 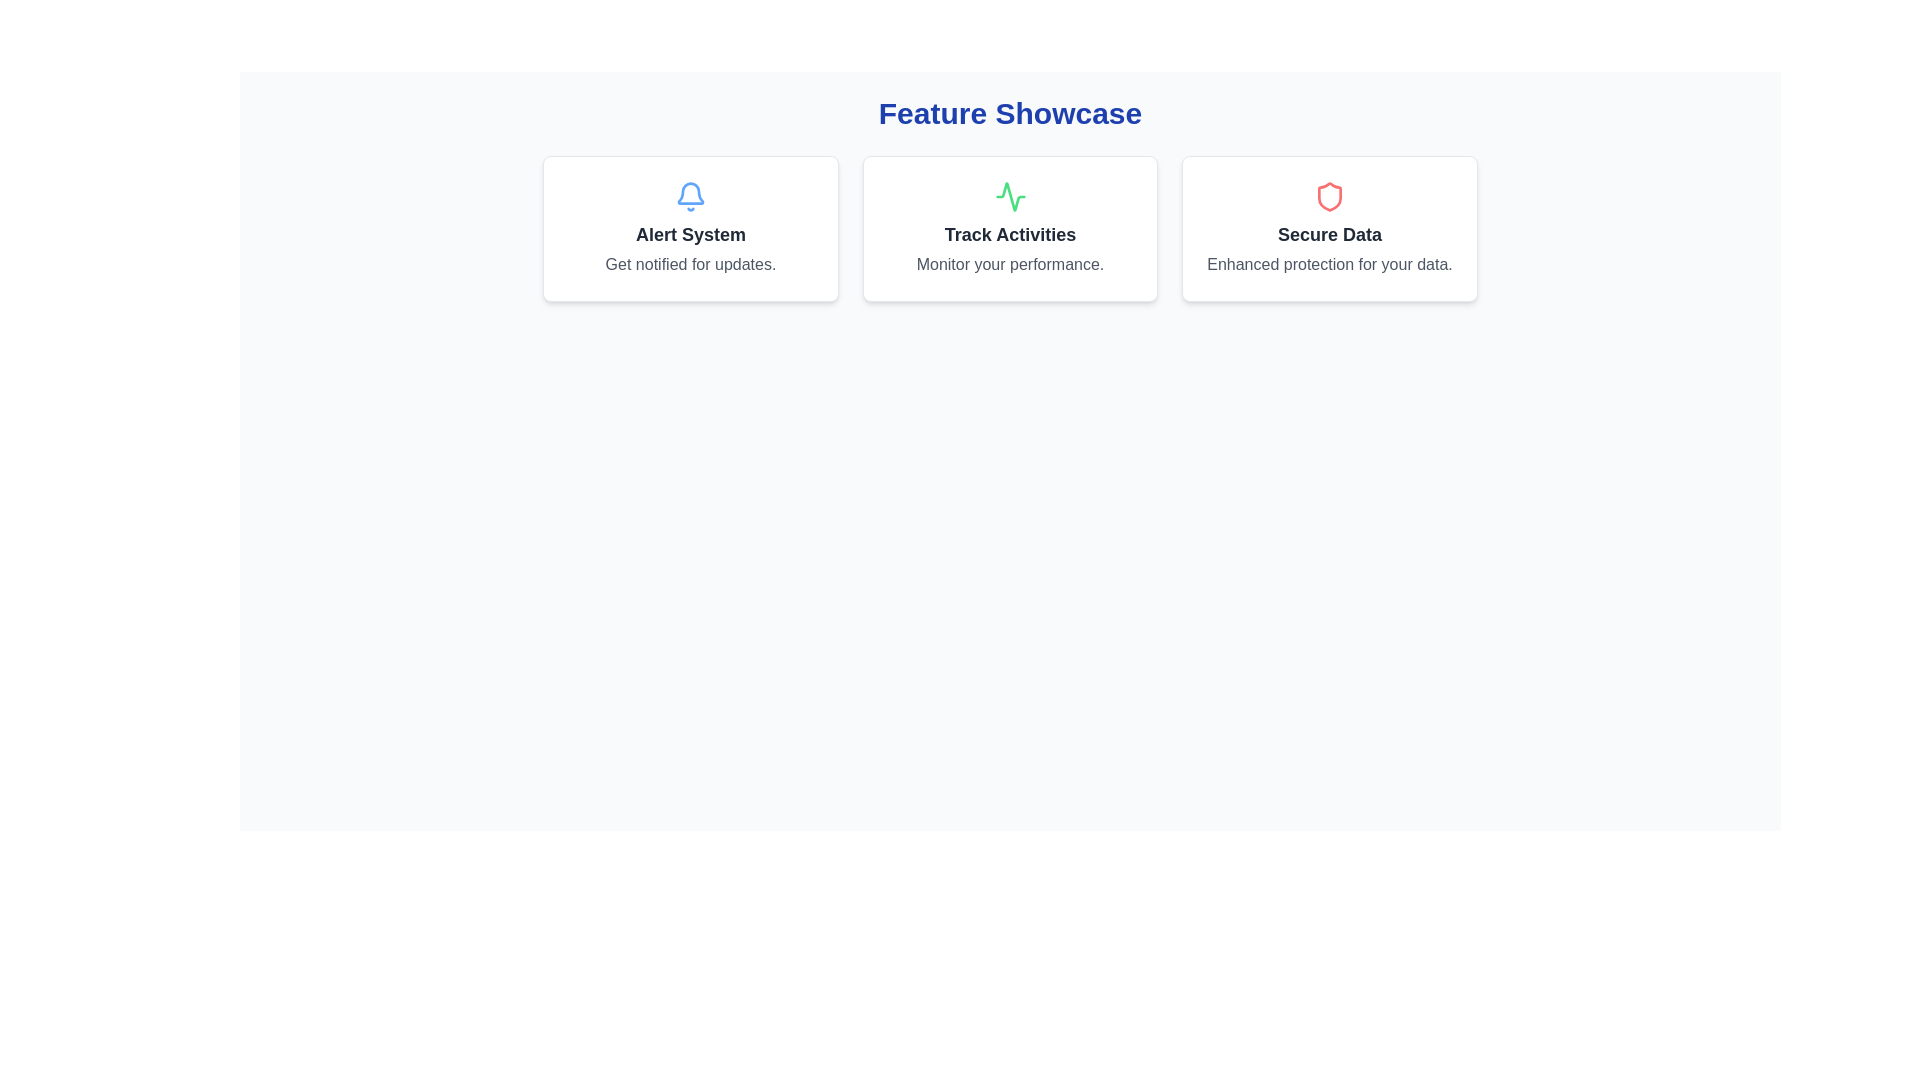 What do you see at coordinates (691, 193) in the screenshot?
I see `the notification icon located in the 'Alert System' section, which is centered above the text 'Get notified for updates.'` at bounding box center [691, 193].